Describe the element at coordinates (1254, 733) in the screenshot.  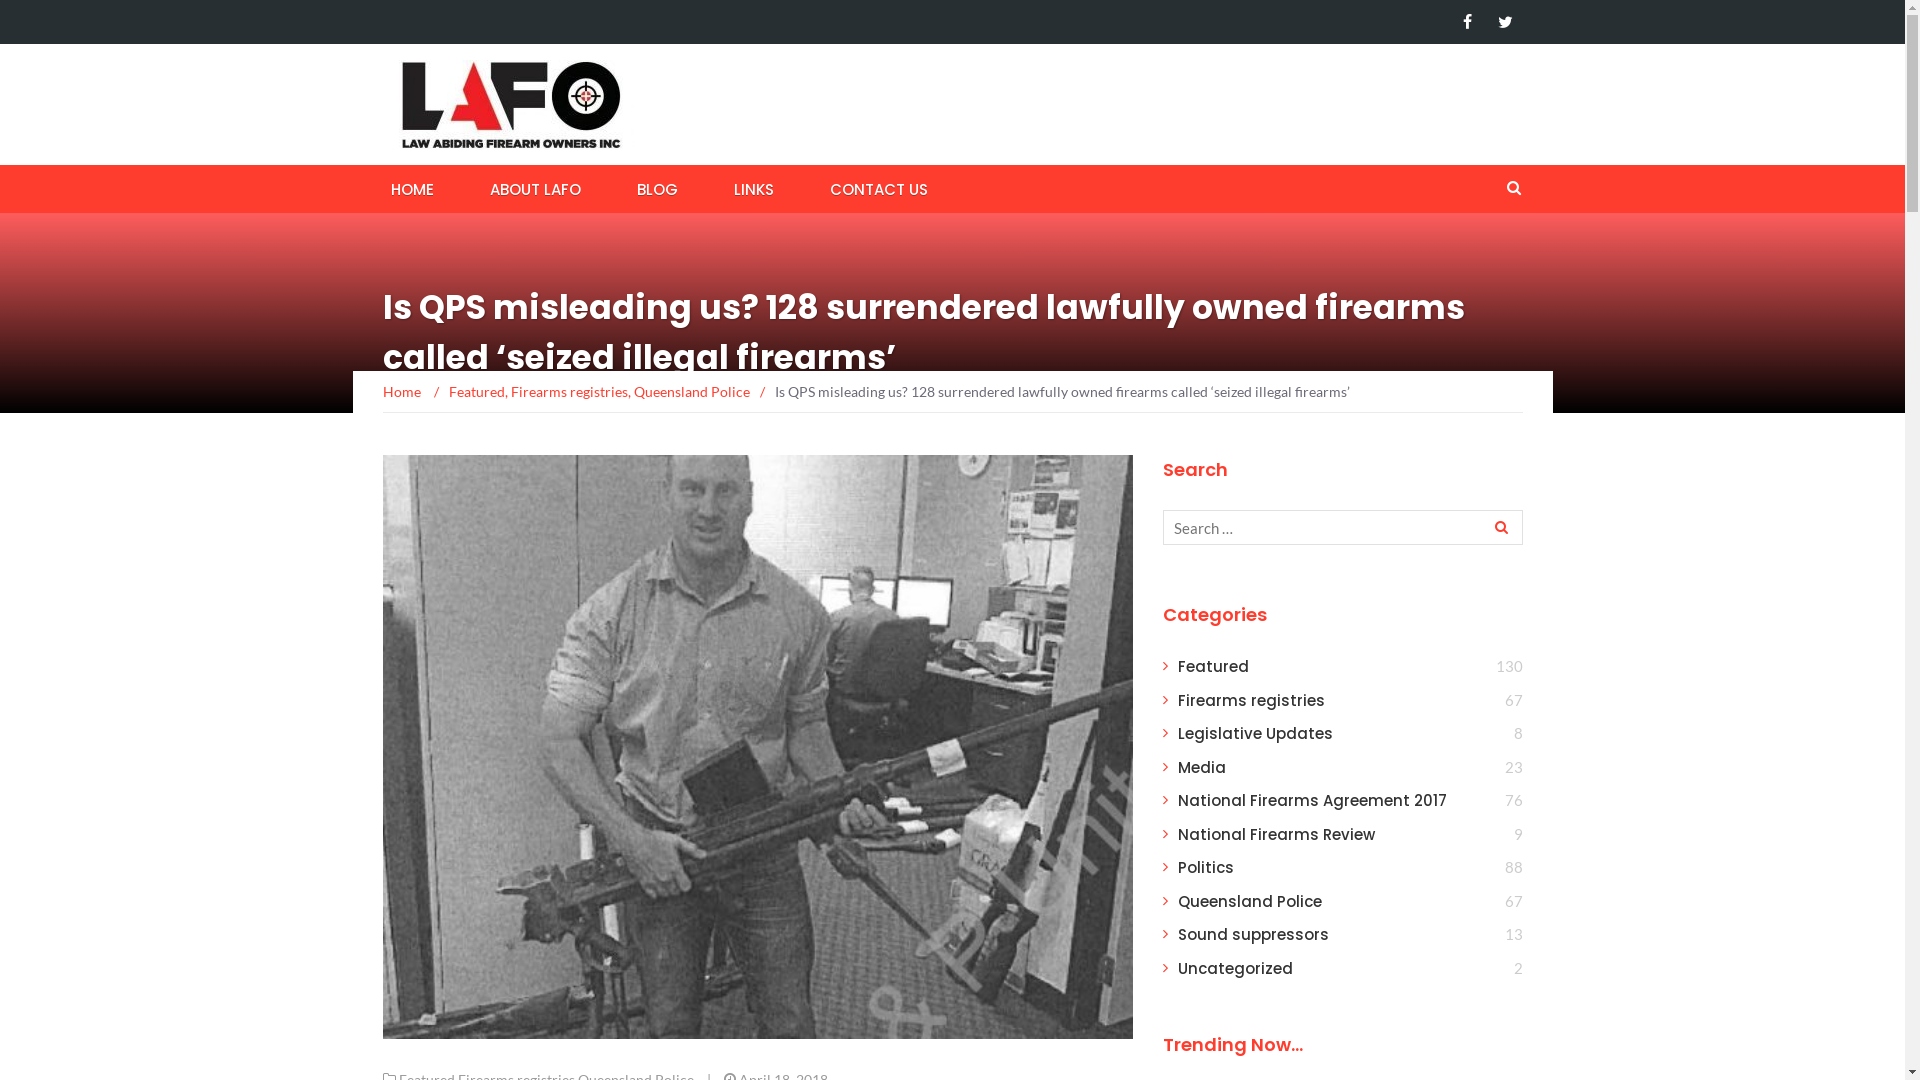
I see `'Legislative Updates'` at that location.